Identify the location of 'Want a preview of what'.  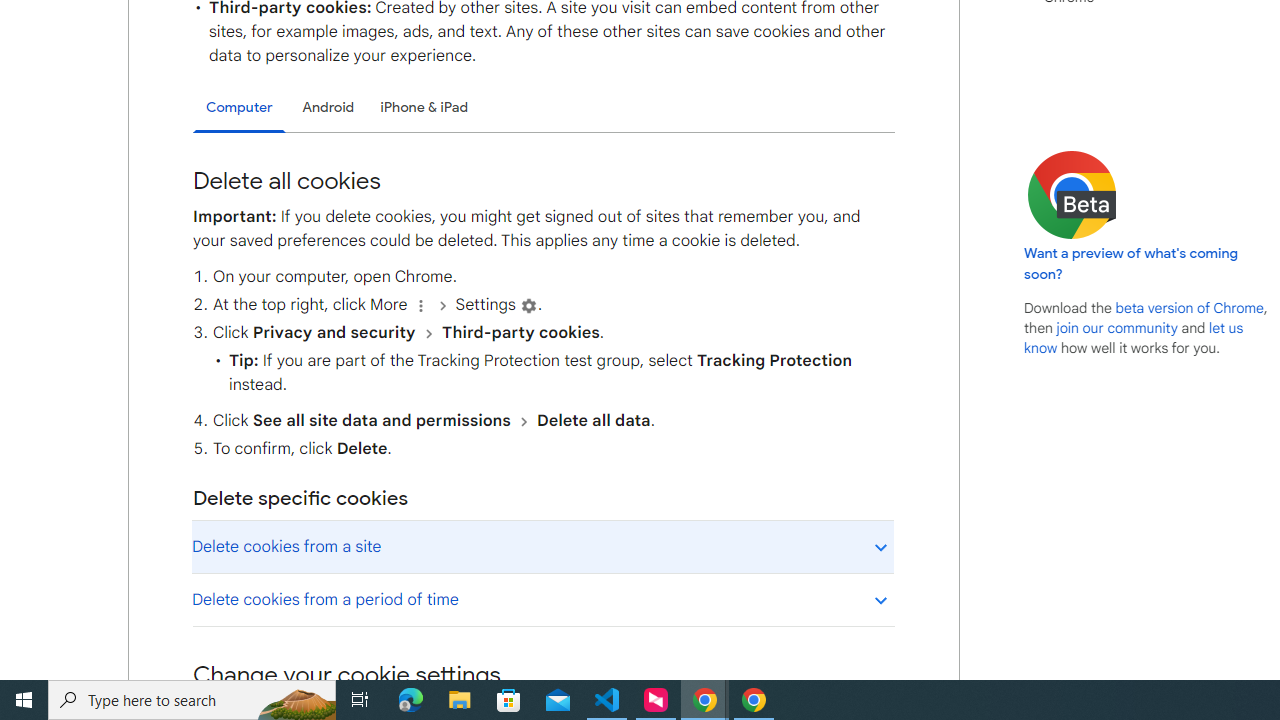
(1131, 262).